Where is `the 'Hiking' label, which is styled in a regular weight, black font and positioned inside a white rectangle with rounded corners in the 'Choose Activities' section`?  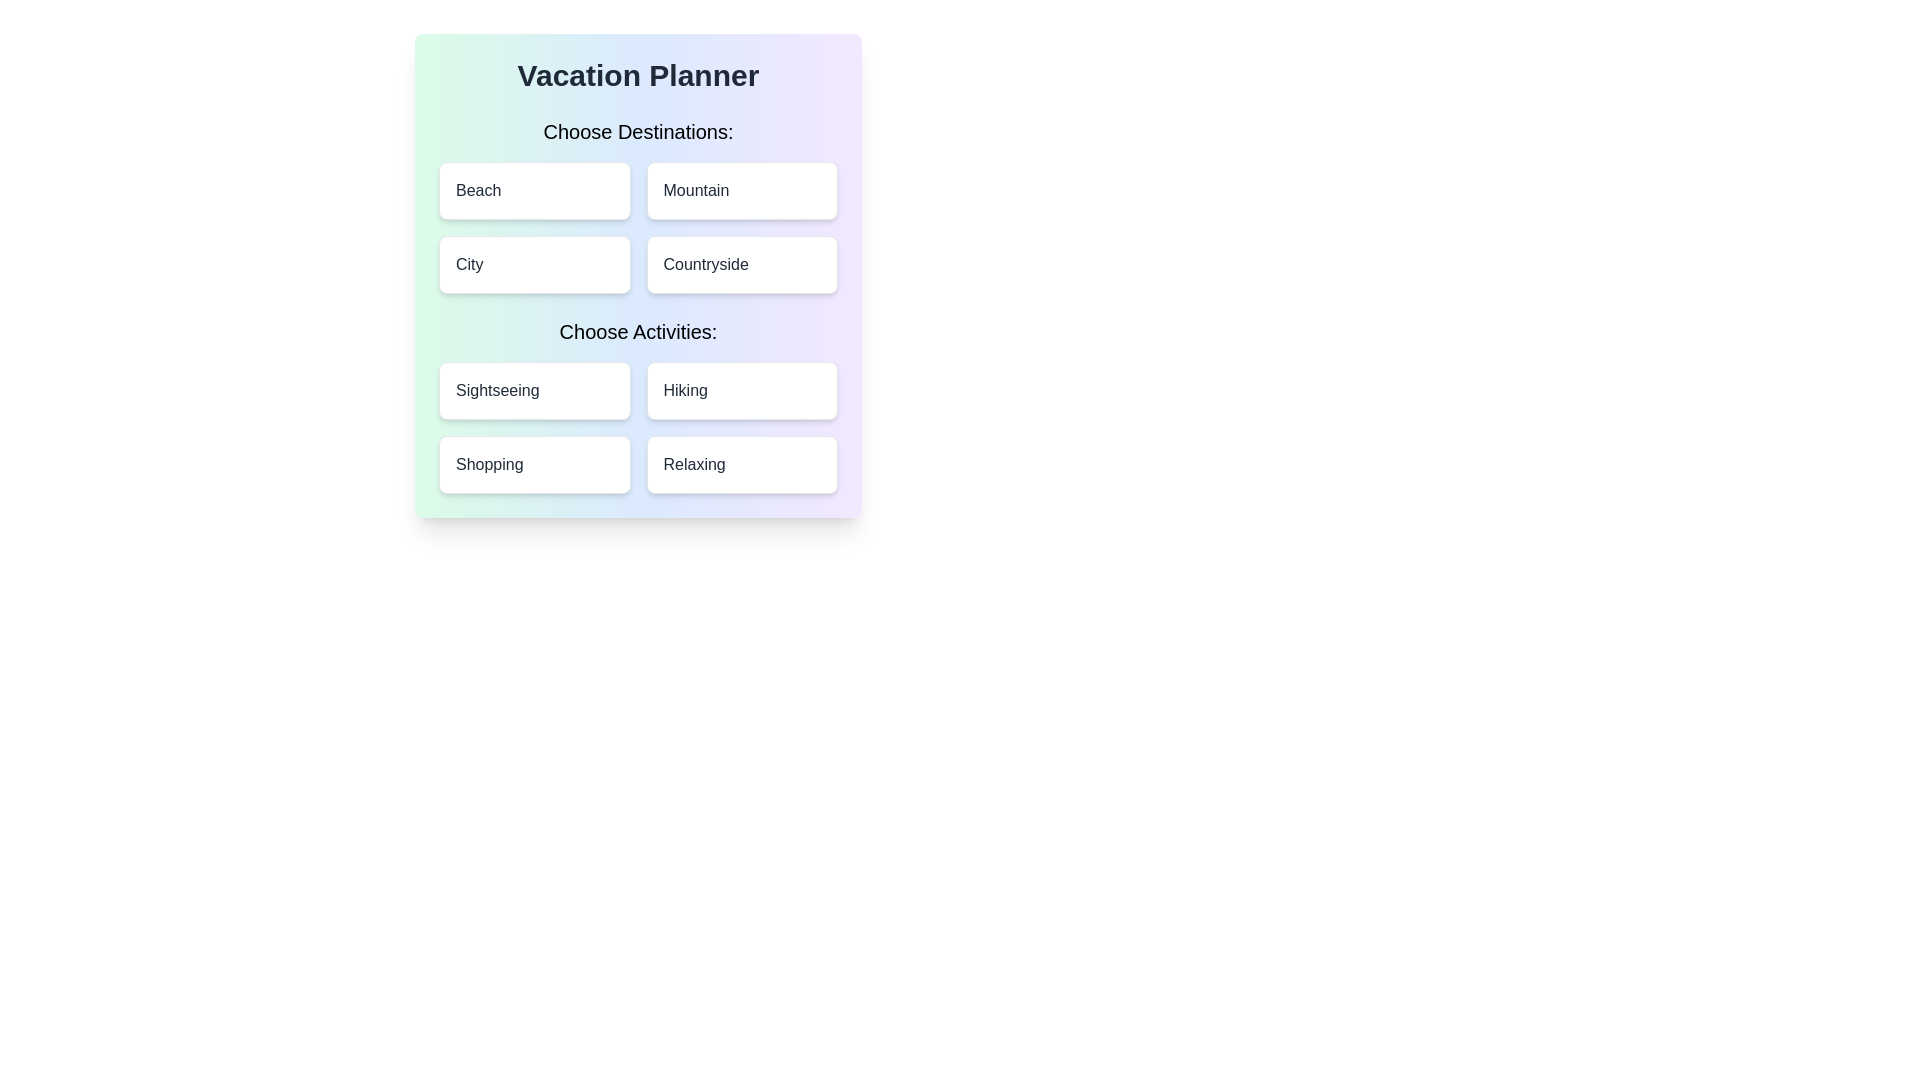 the 'Hiking' label, which is styled in a regular weight, black font and positioned inside a white rectangle with rounded corners in the 'Choose Activities' section is located at coordinates (685, 390).